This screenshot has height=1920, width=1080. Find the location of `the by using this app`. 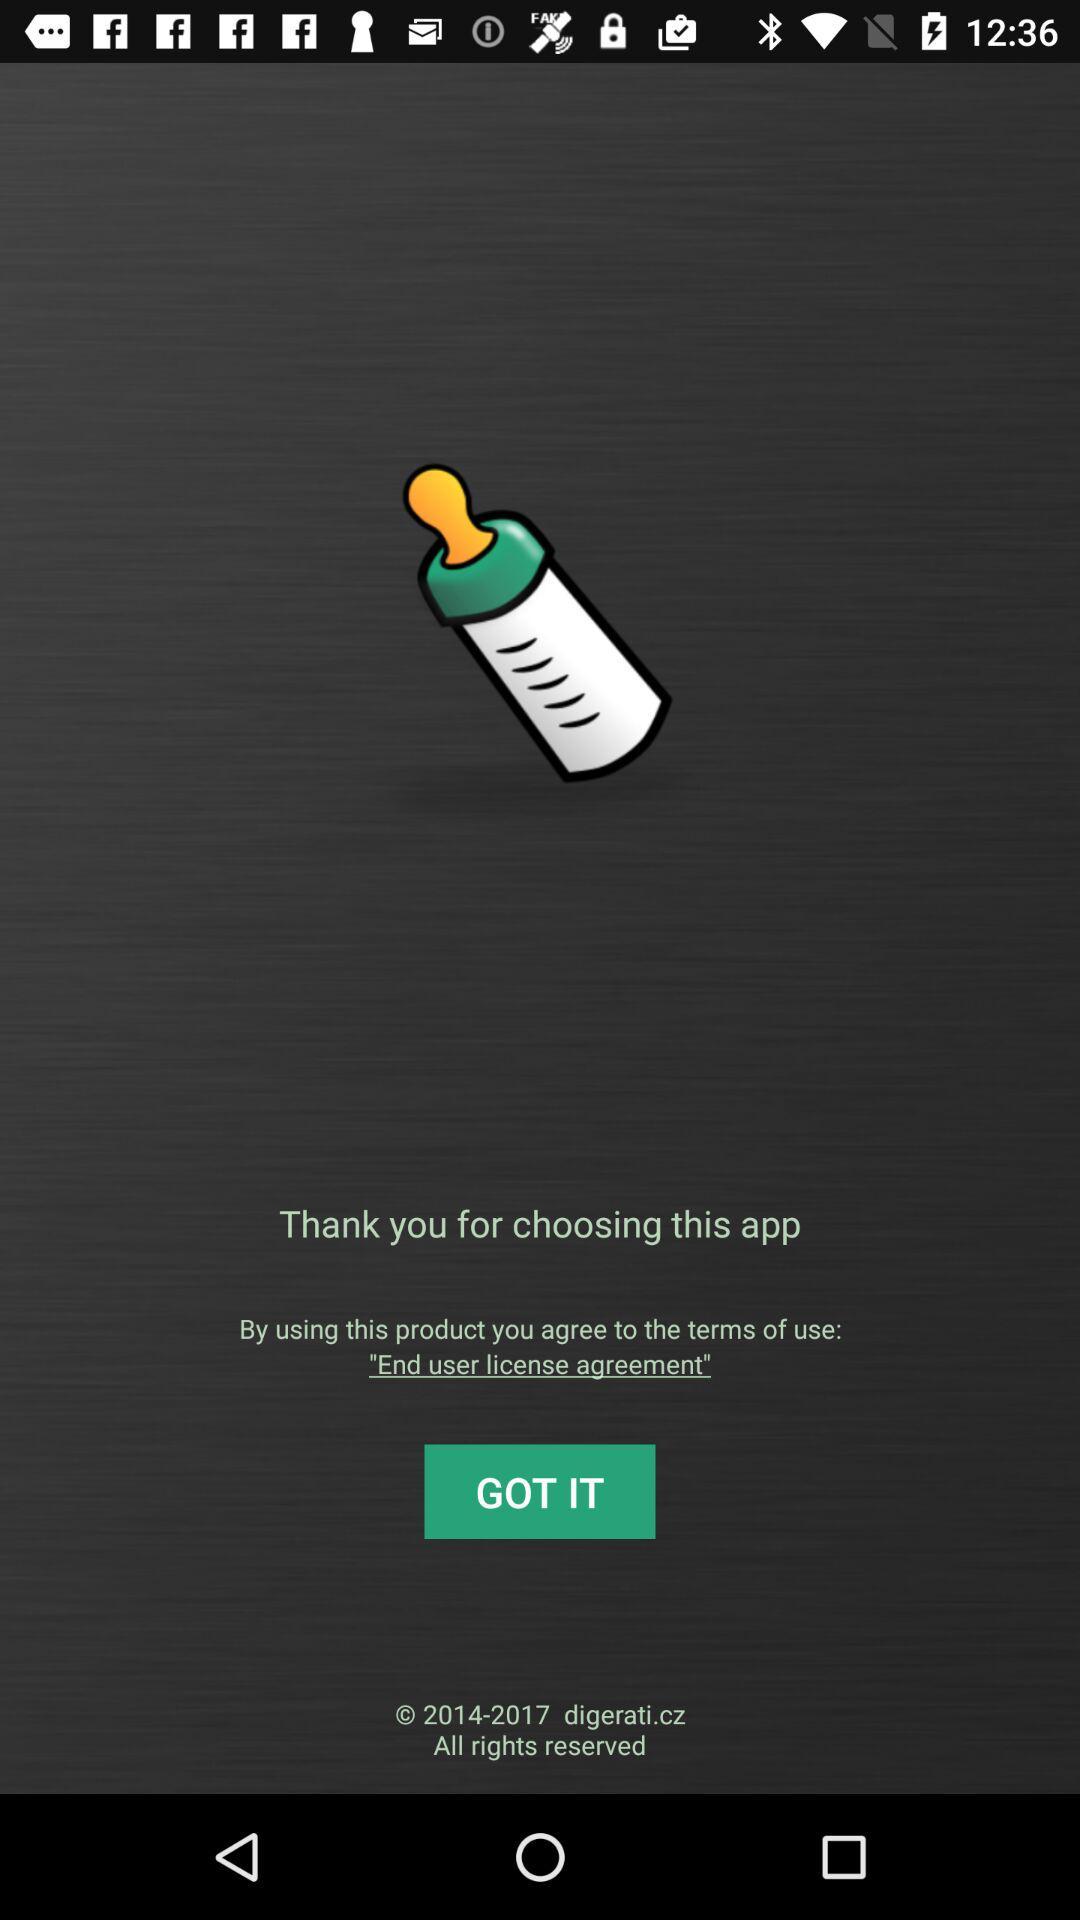

the by using this app is located at coordinates (540, 1328).